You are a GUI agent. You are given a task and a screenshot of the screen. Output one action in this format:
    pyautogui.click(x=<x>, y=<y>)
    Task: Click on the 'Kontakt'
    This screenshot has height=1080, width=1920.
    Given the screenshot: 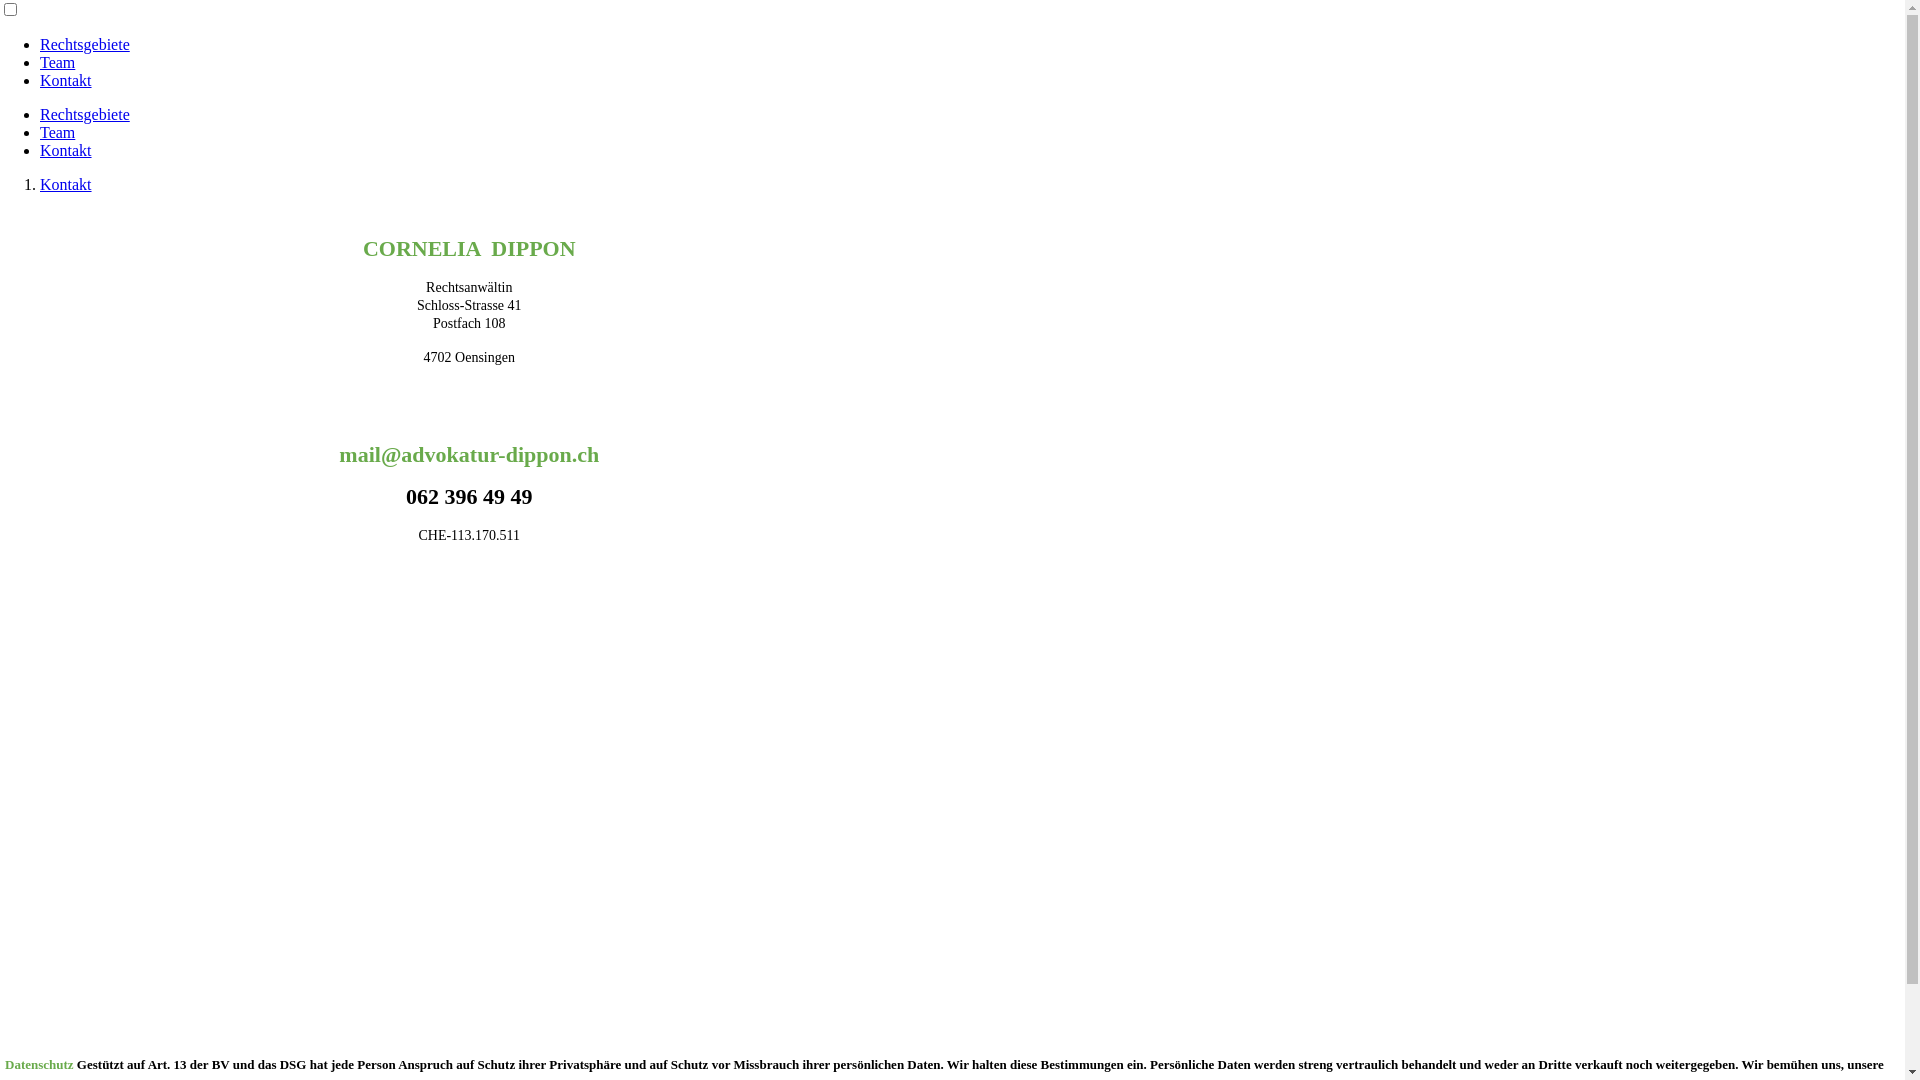 What is the action you would take?
    pyautogui.click(x=66, y=184)
    